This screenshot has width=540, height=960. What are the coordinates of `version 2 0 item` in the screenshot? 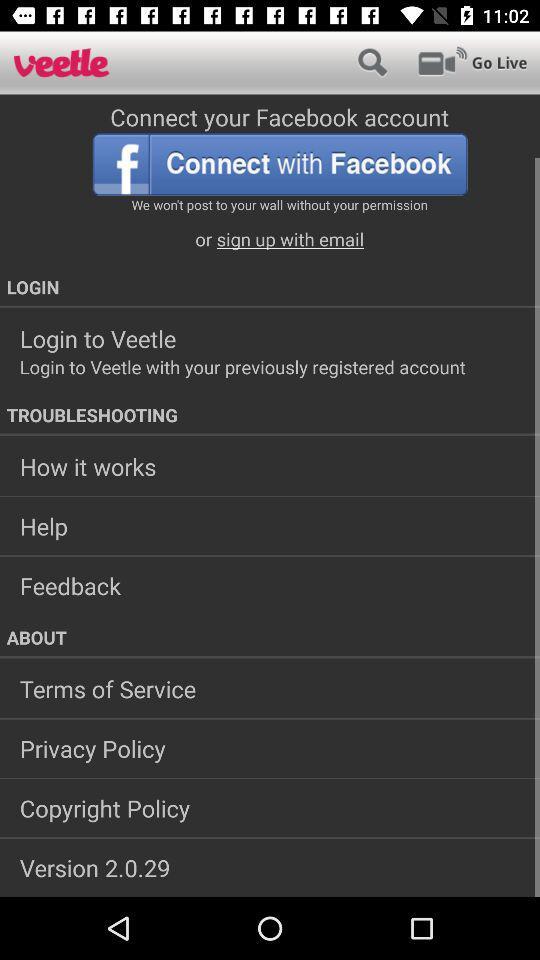 It's located at (270, 866).